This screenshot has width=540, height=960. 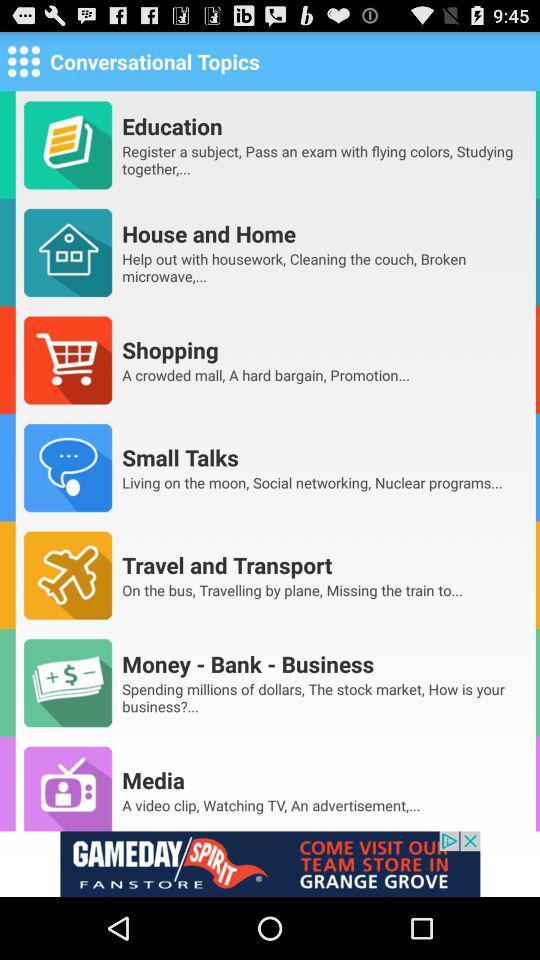 What do you see at coordinates (22, 65) in the screenshot?
I see `the dialpad icon` at bounding box center [22, 65].